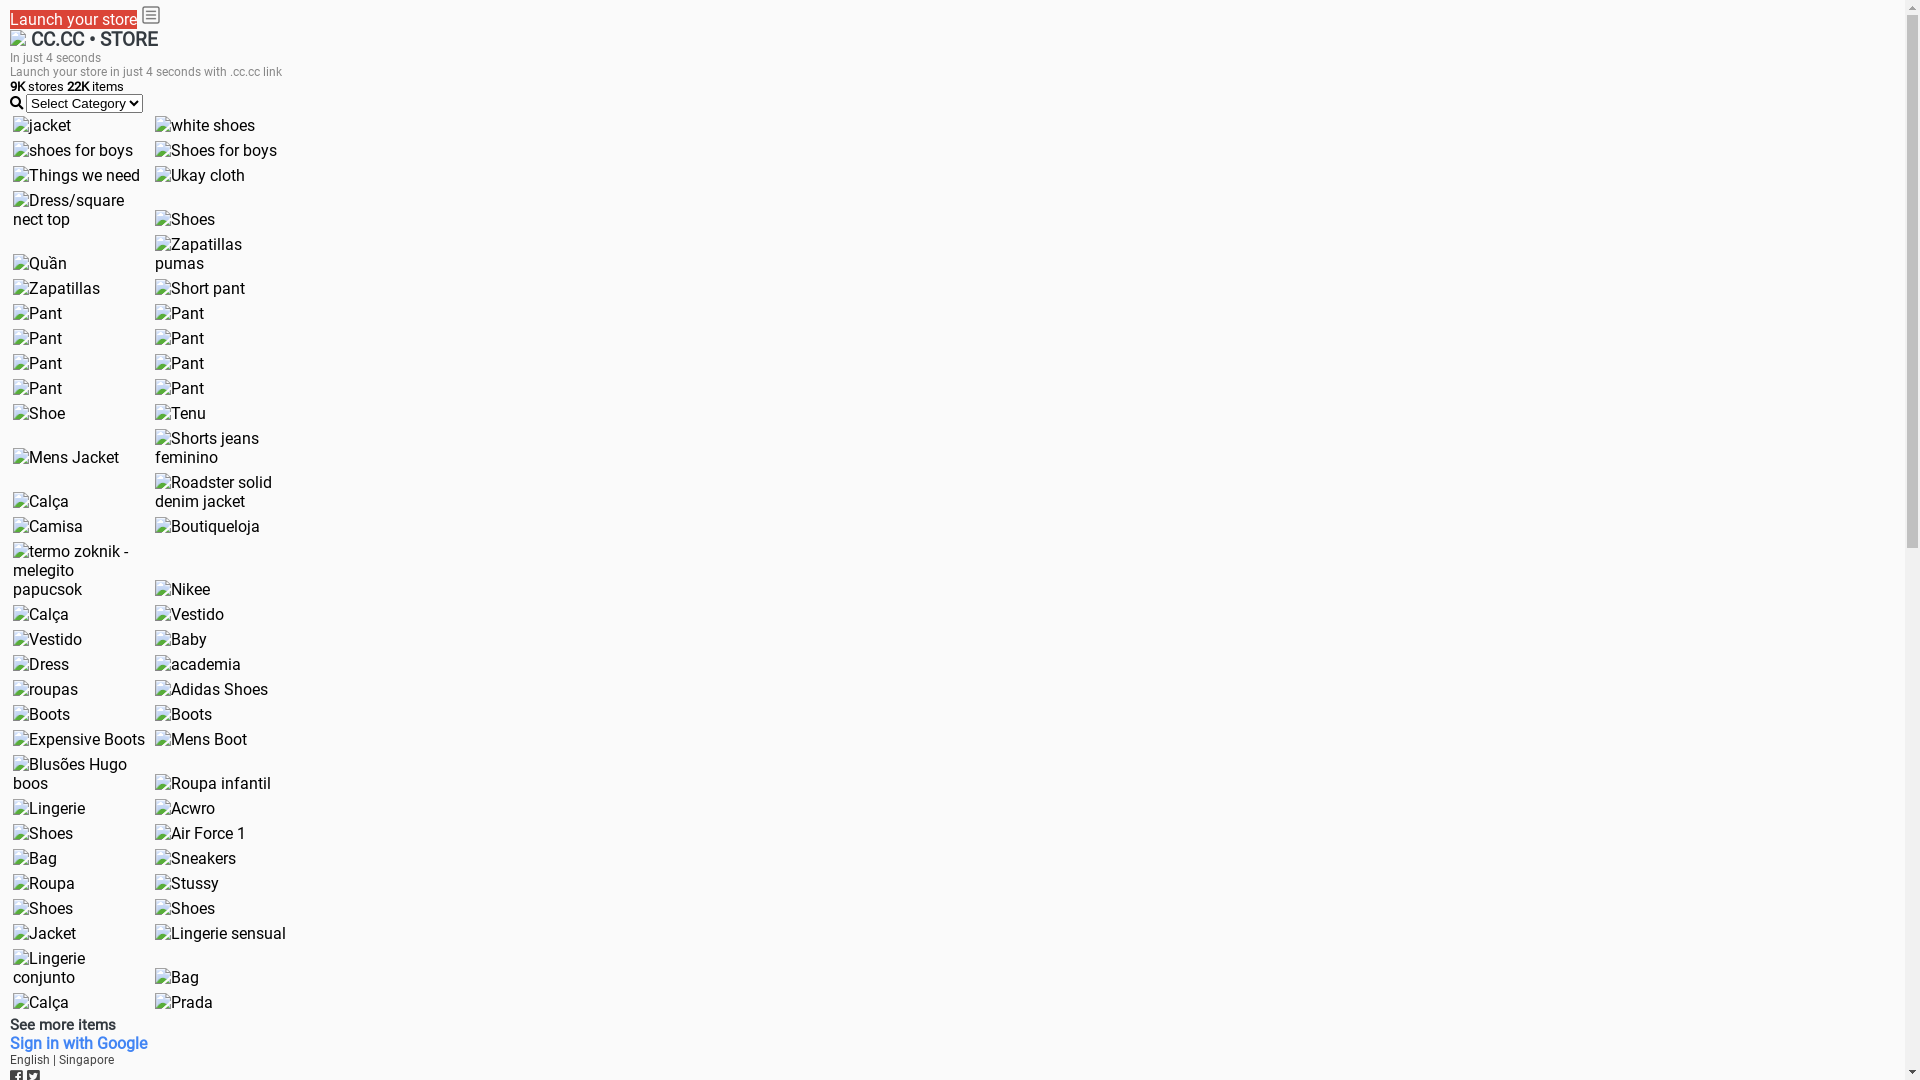  Describe the element at coordinates (56, 288) in the screenshot. I see `'Zapatillas'` at that location.